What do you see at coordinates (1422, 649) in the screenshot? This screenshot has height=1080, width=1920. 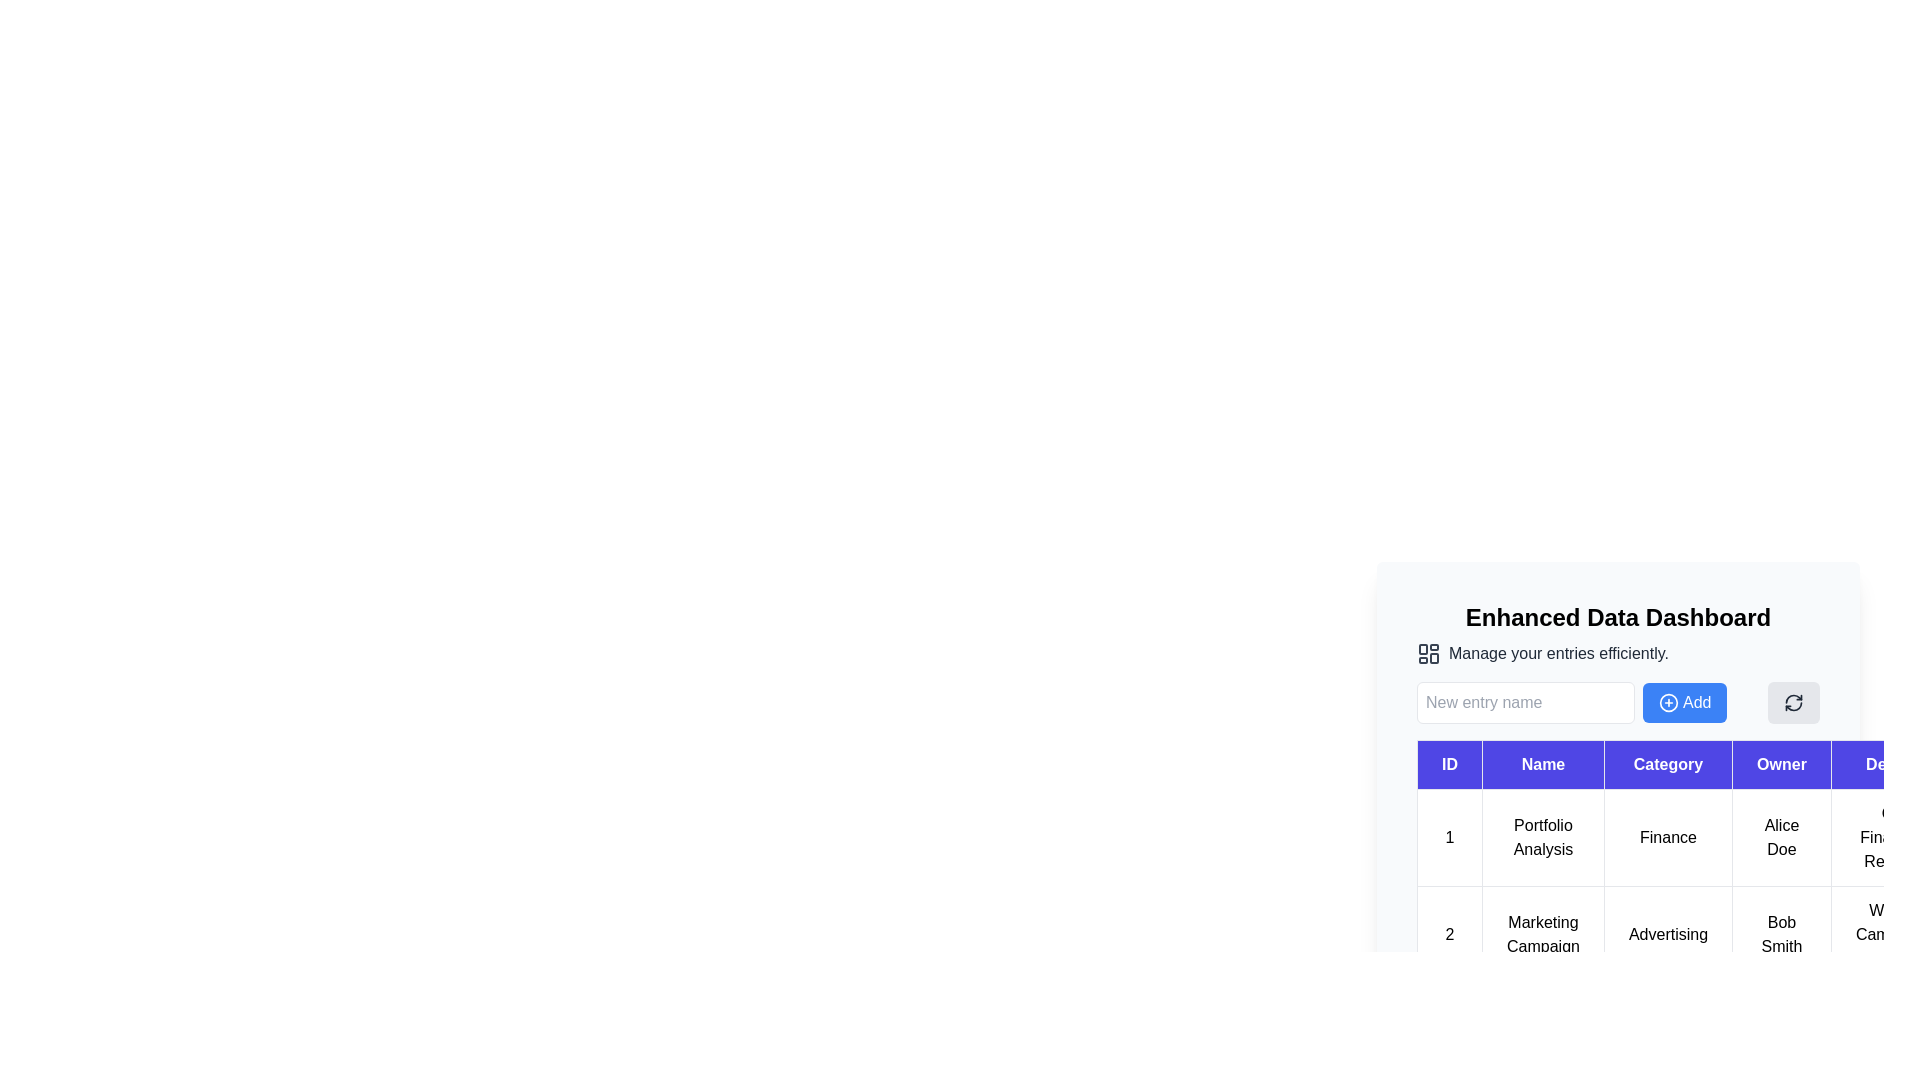 I see `the decorative icon component, which is a small rectangle with rounded corners located at the top-left of a grid-like icon structure next to the 'Enhanced Data Dashboard' heading` at bounding box center [1422, 649].